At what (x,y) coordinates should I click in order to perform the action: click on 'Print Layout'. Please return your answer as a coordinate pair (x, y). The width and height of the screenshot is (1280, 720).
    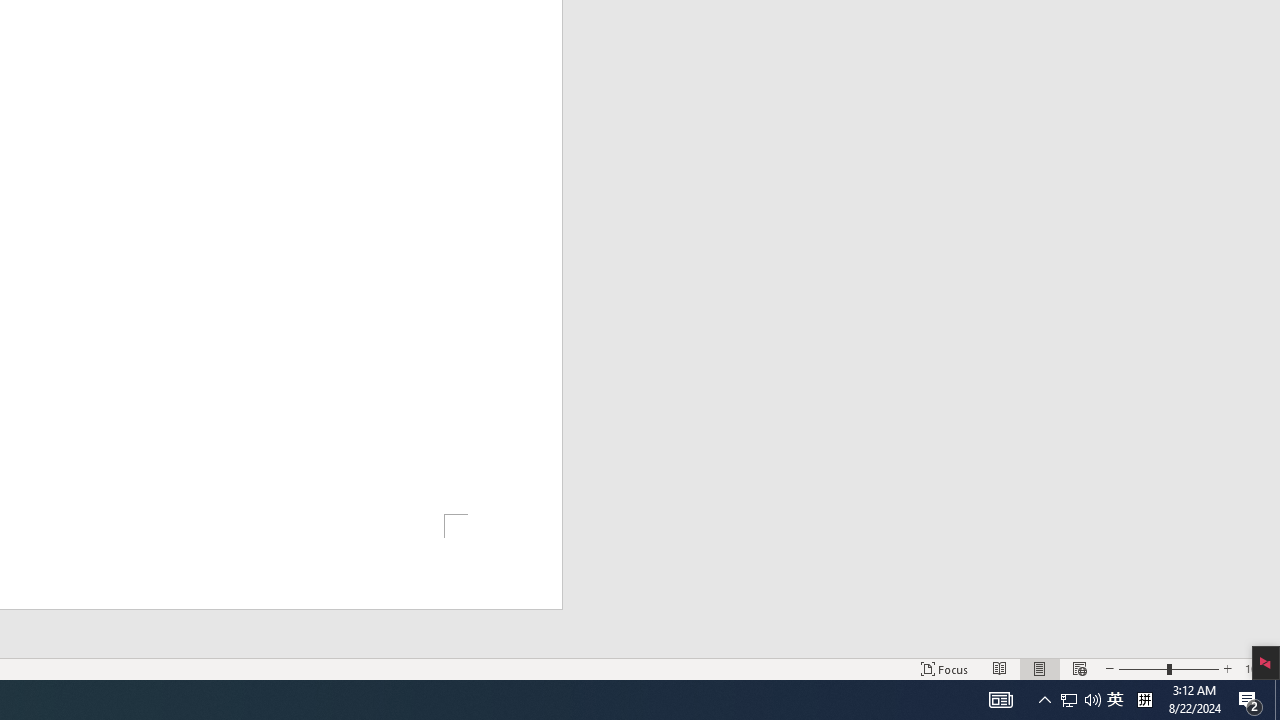
    Looking at the image, I should click on (1040, 669).